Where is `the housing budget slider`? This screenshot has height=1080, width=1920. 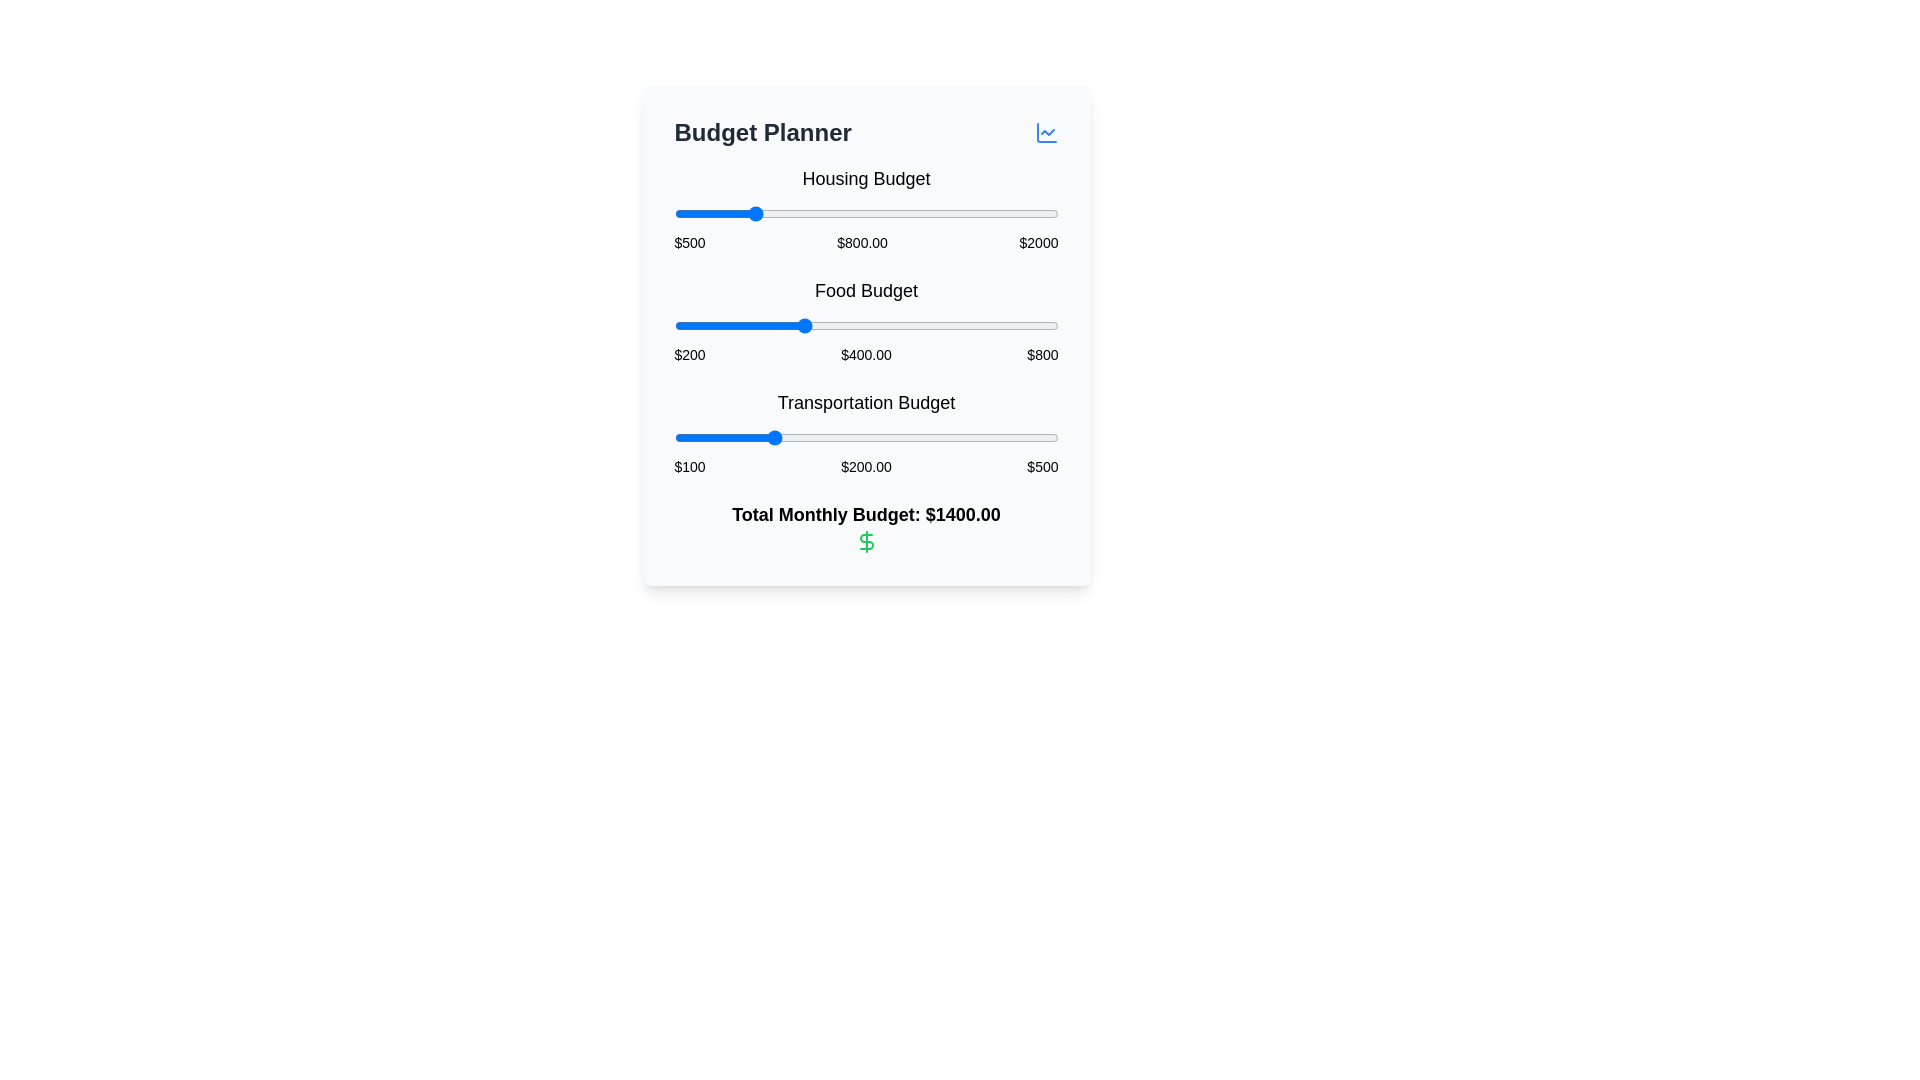 the housing budget slider is located at coordinates (1011, 213).